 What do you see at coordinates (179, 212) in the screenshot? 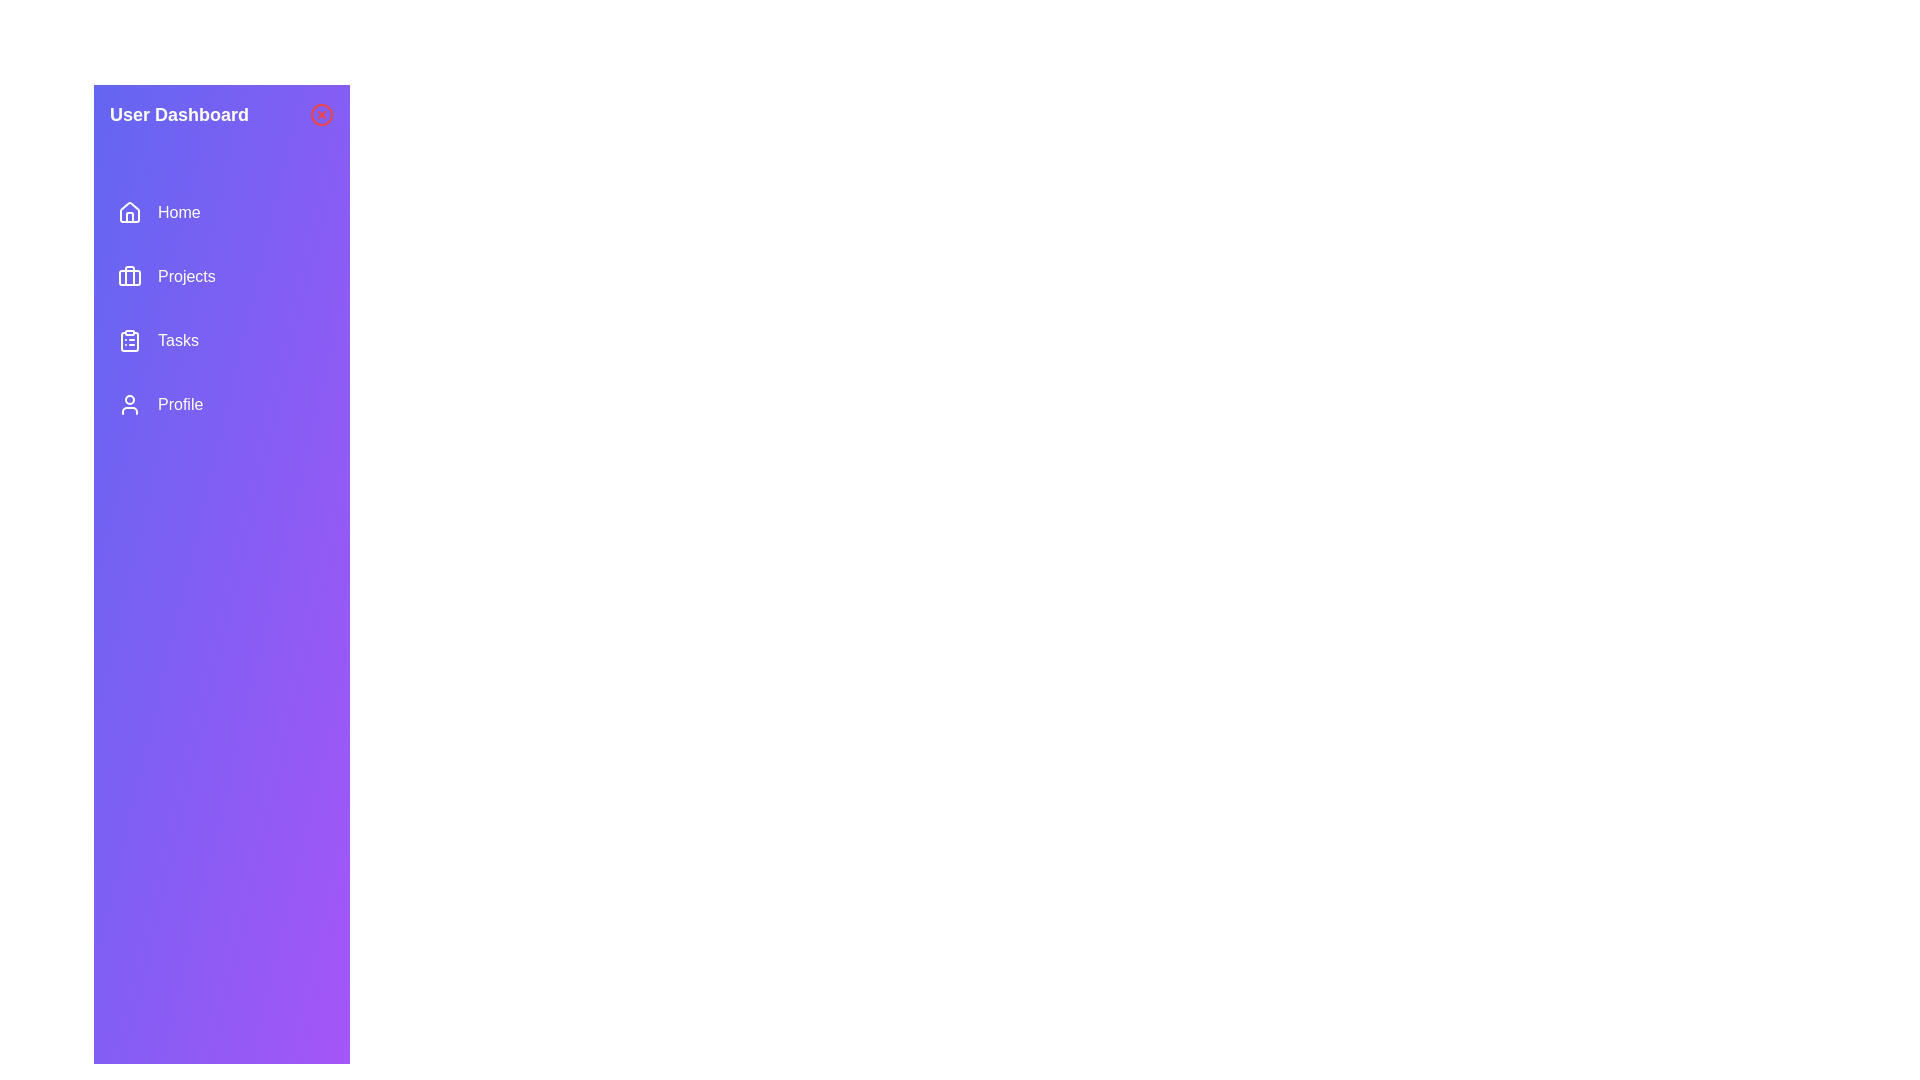
I see `the 'Home' text label in the vertical navigation menu, which is the first item below the 'User Dashboard' header and has a house icon to its left` at bounding box center [179, 212].